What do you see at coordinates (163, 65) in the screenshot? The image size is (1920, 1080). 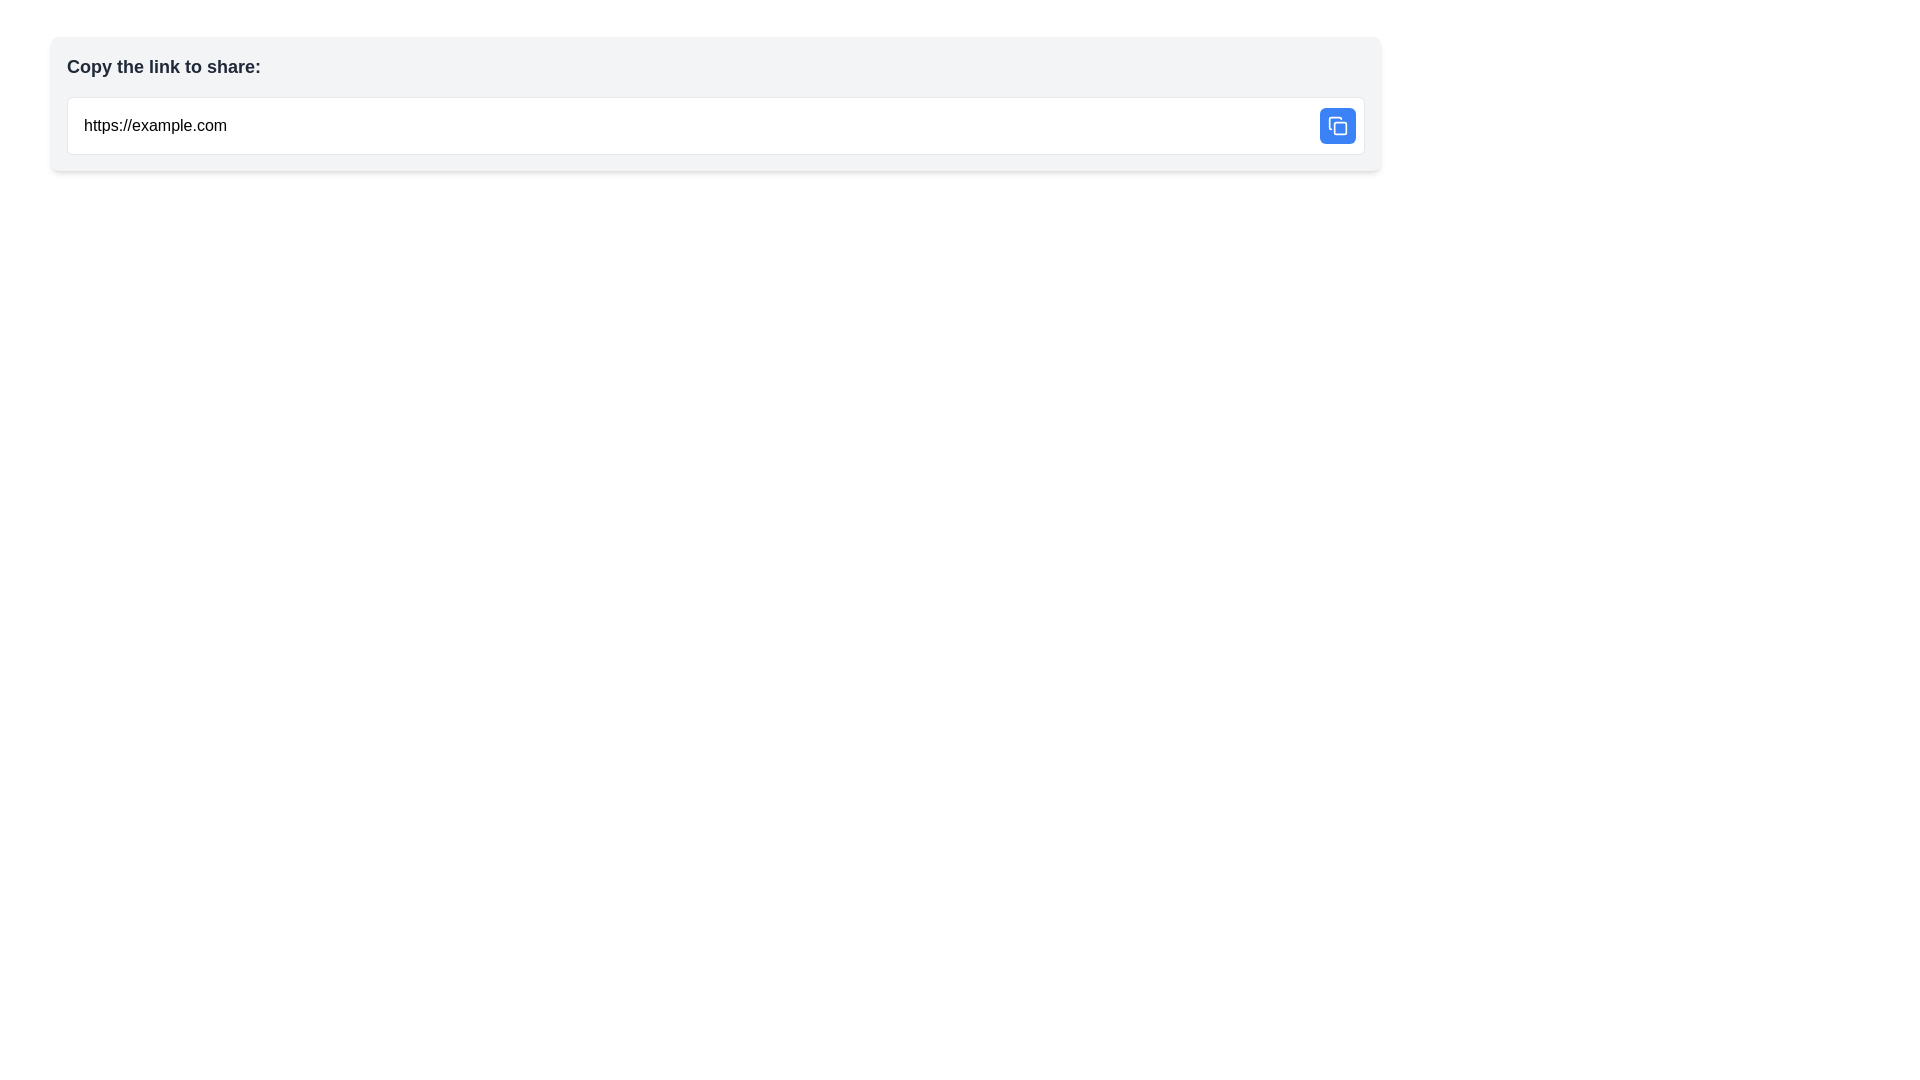 I see `displayed text from the label that says 'Copy the link to share:' positioned at the top left of the interface above the text input field` at bounding box center [163, 65].